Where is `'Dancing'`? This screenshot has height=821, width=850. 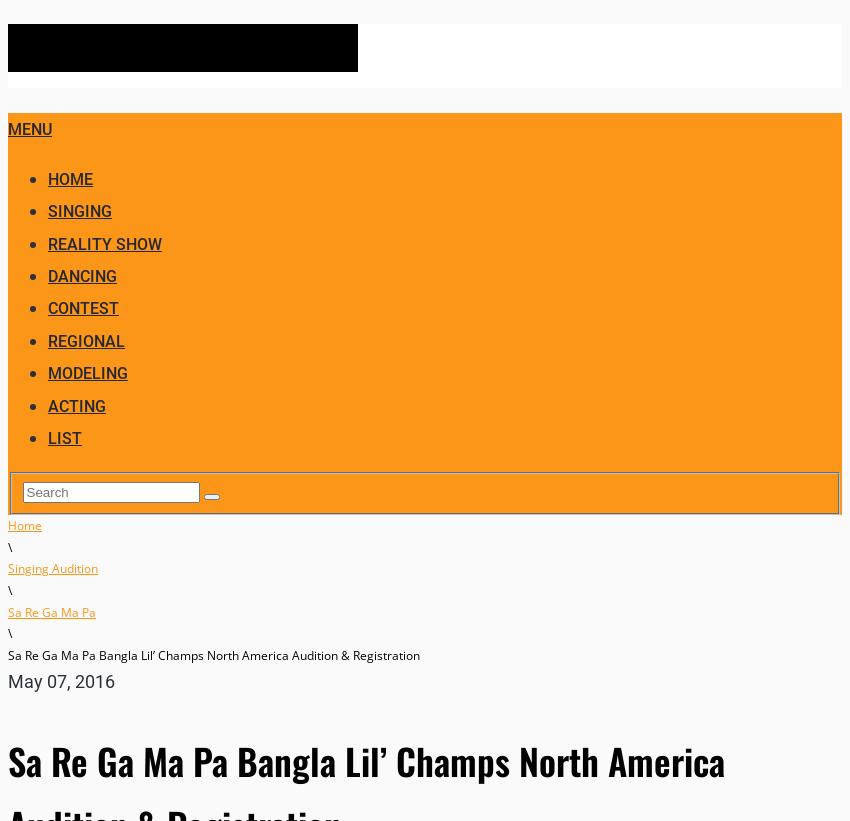 'Dancing' is located at coordinates (82, 275).